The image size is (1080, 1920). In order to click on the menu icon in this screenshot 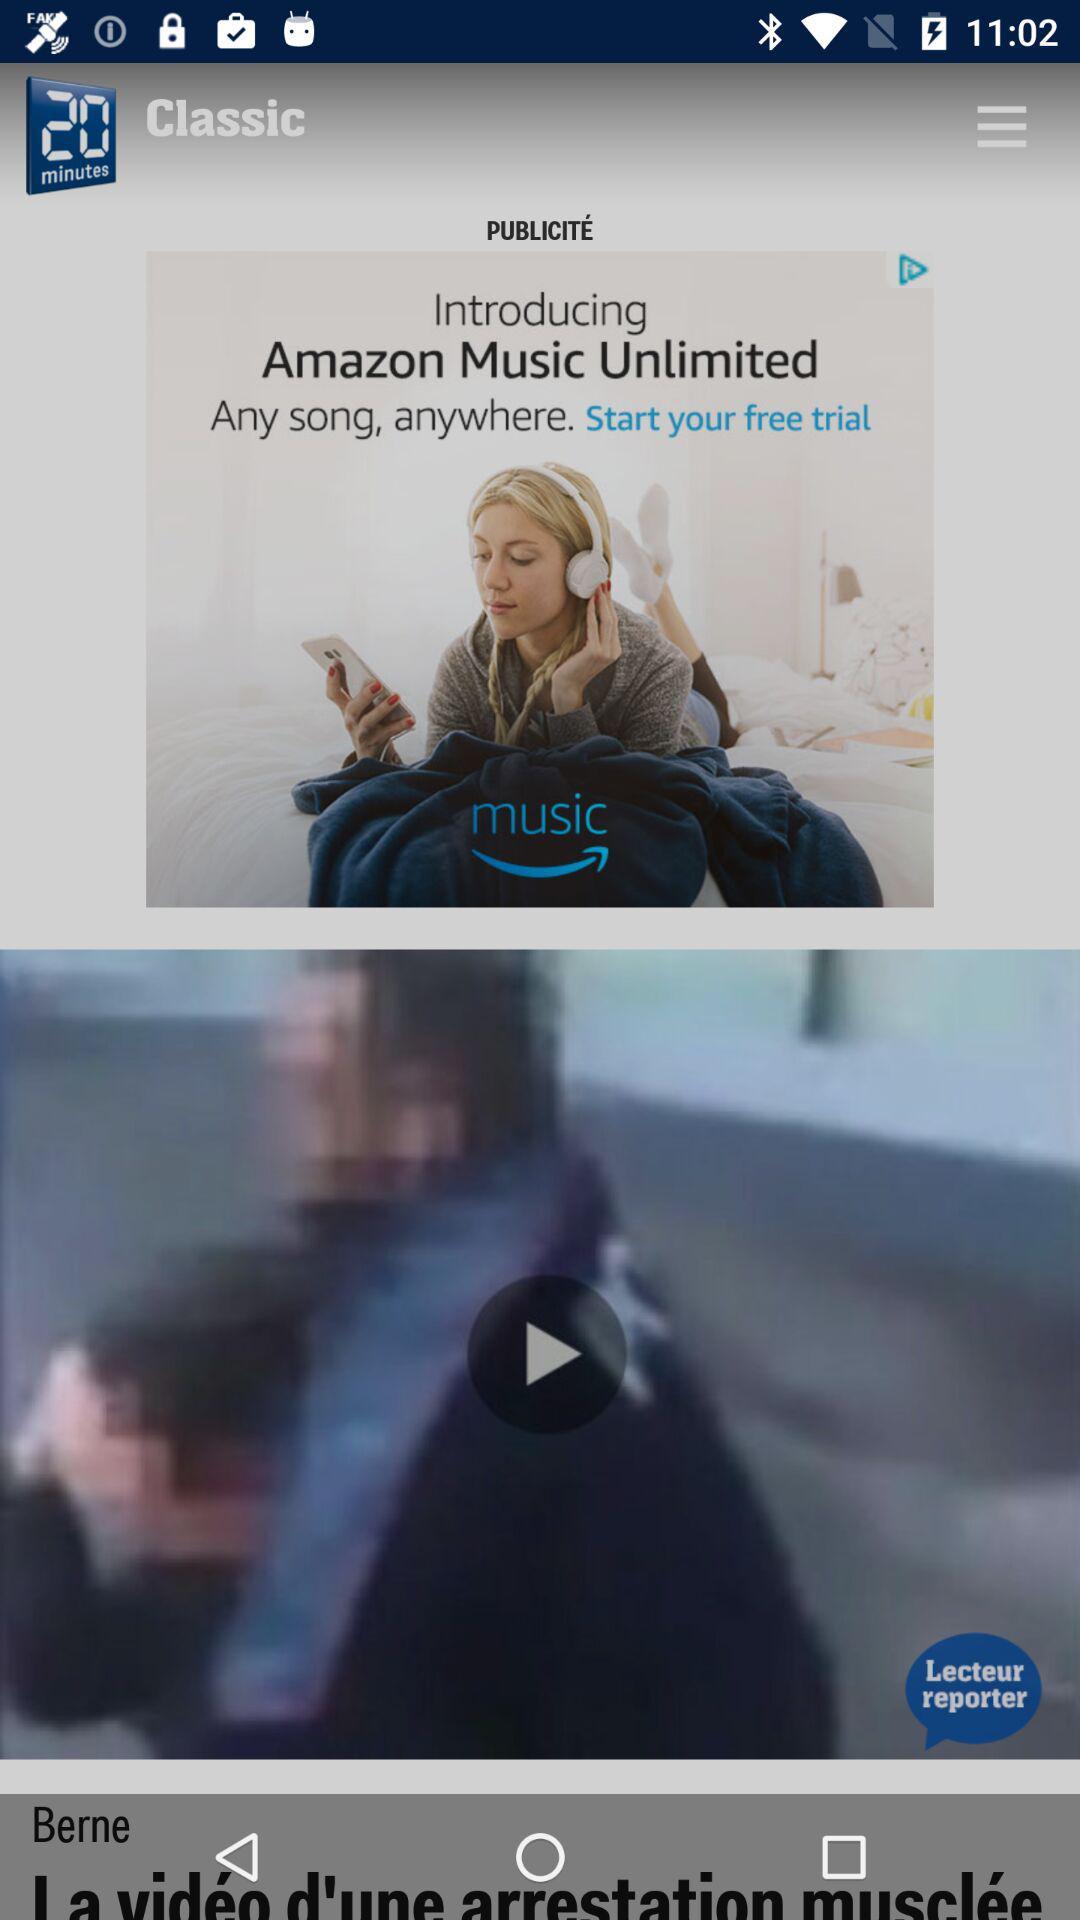, I will do `click(1001, 124)`.